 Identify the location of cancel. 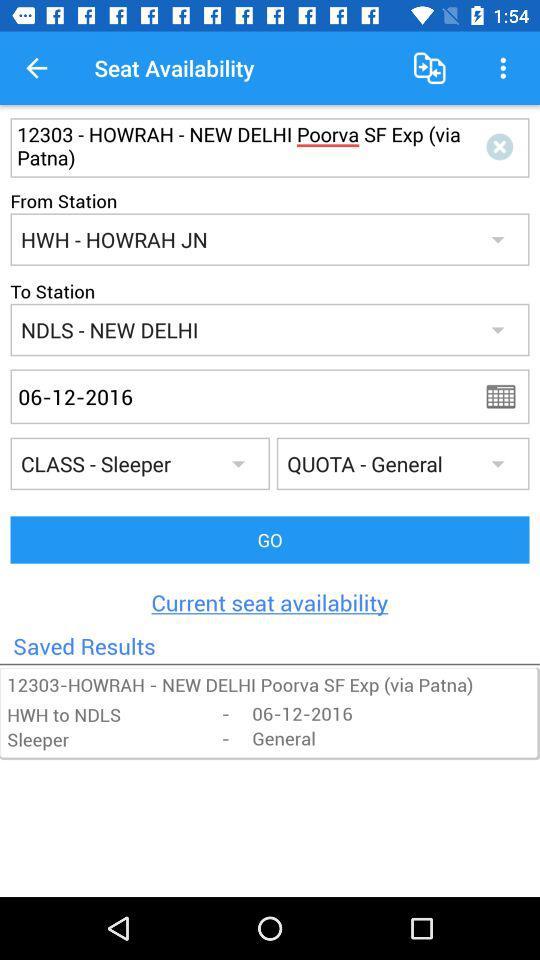
(502, 146).